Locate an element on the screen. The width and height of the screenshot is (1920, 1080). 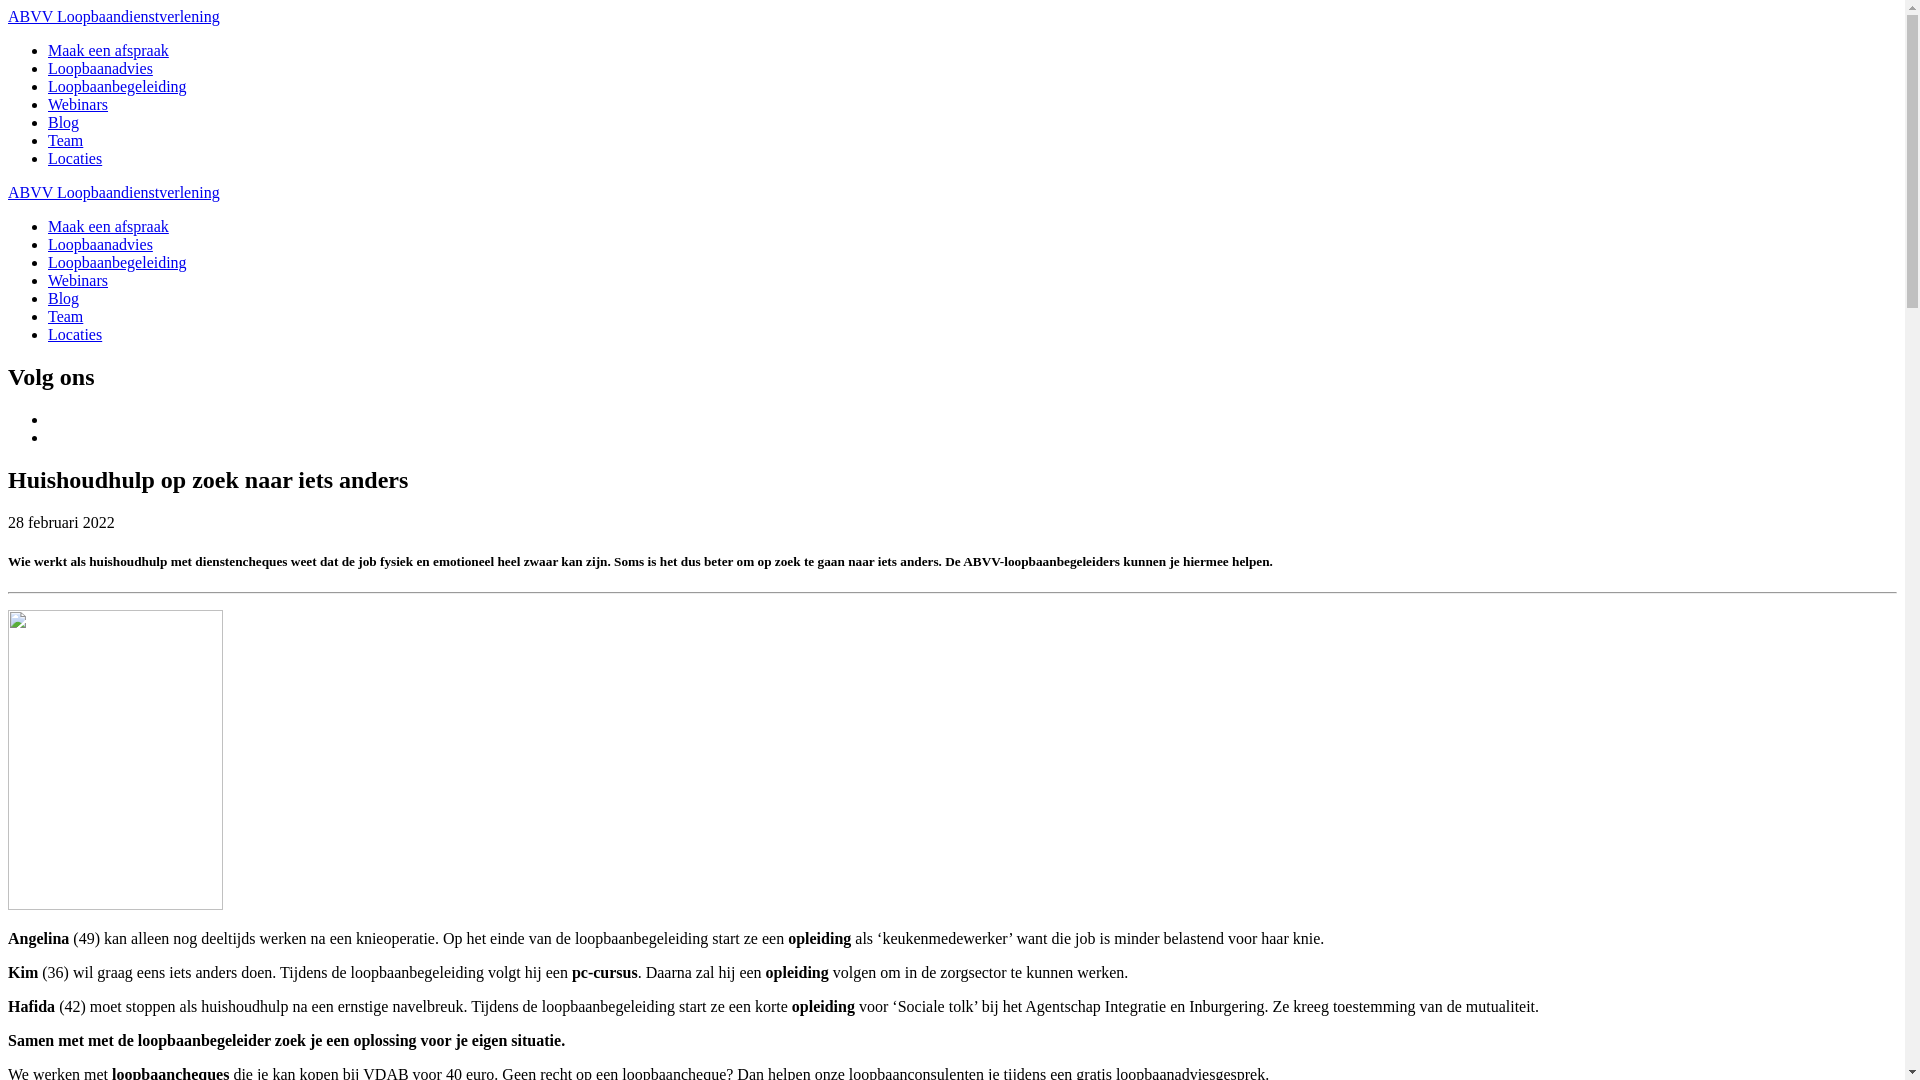
'Loopbaanadvies' is located at coordinates (99, 67).